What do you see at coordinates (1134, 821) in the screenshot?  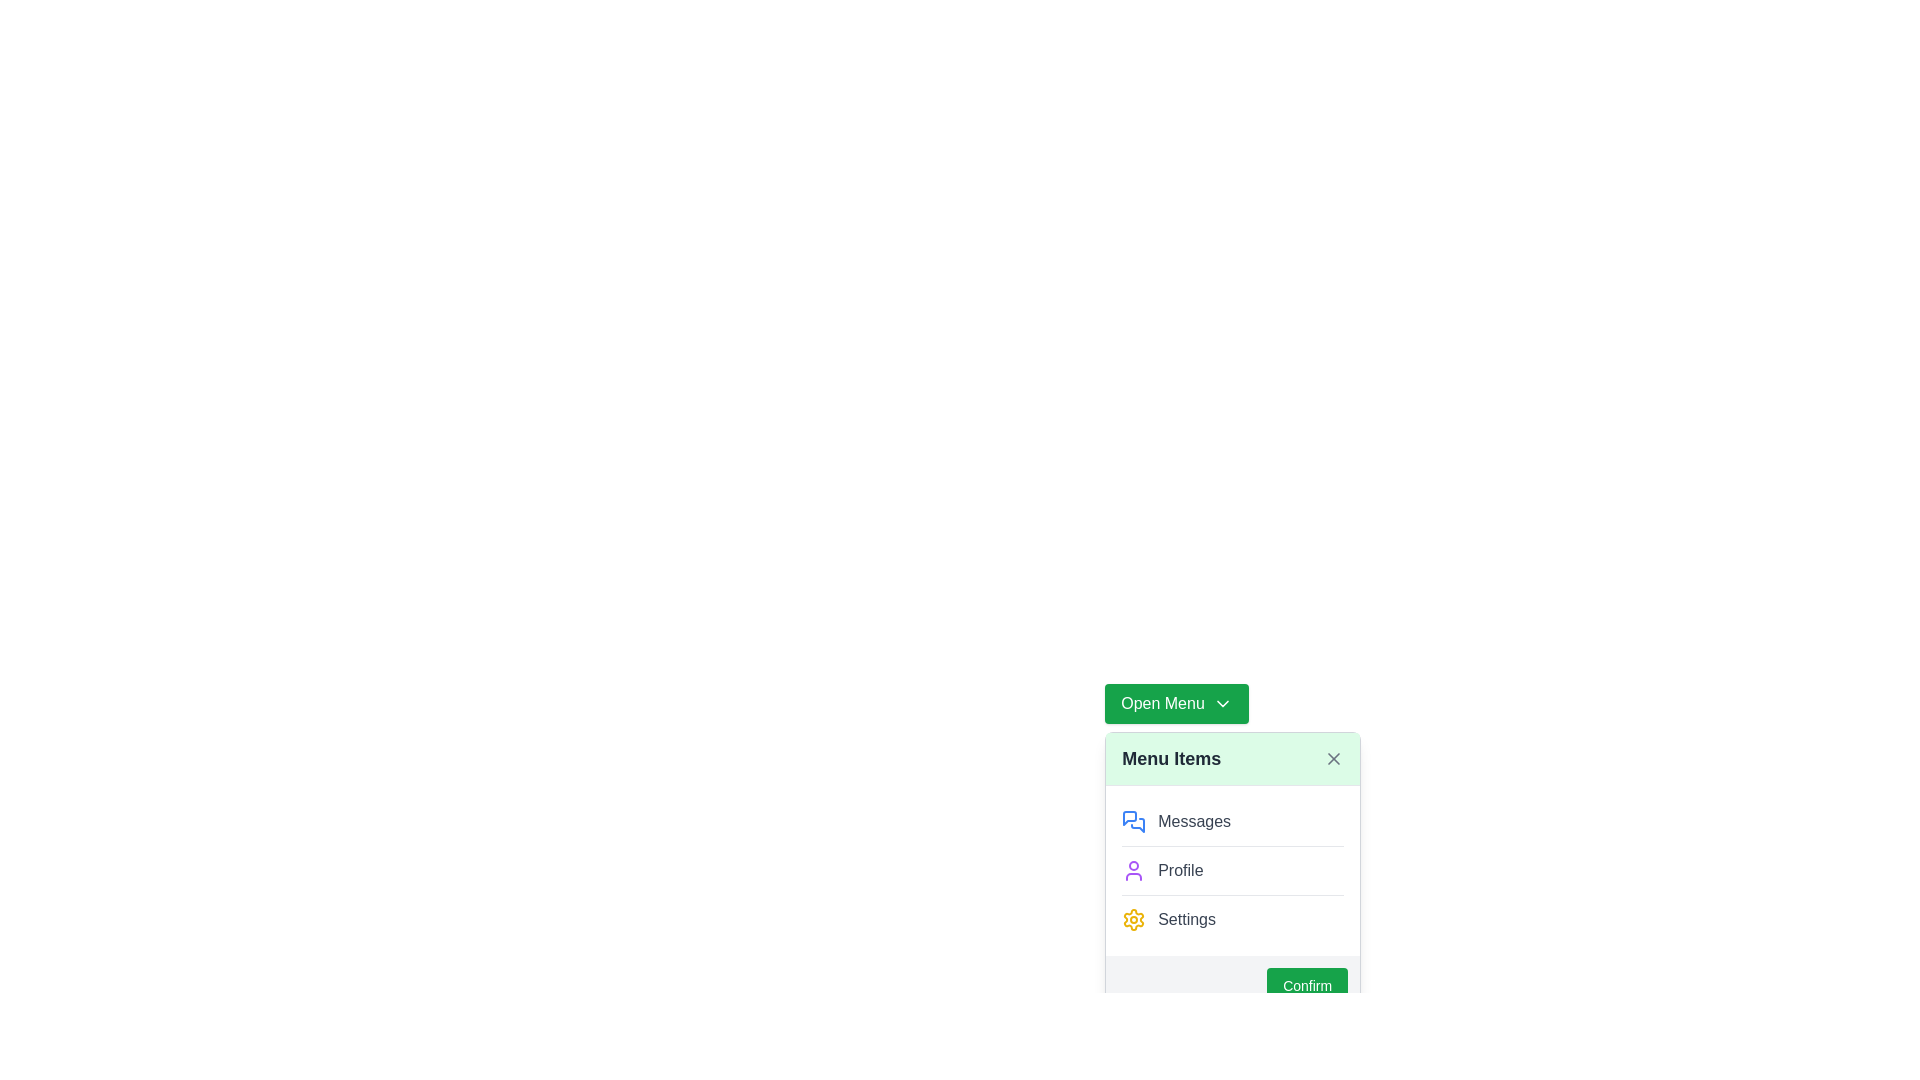 I see `the blue icon depicting two speech bubbles, which is the first item in the 'Menu Items' window adjacent to the 'Messages' label` at bounding box center [1134, 821].